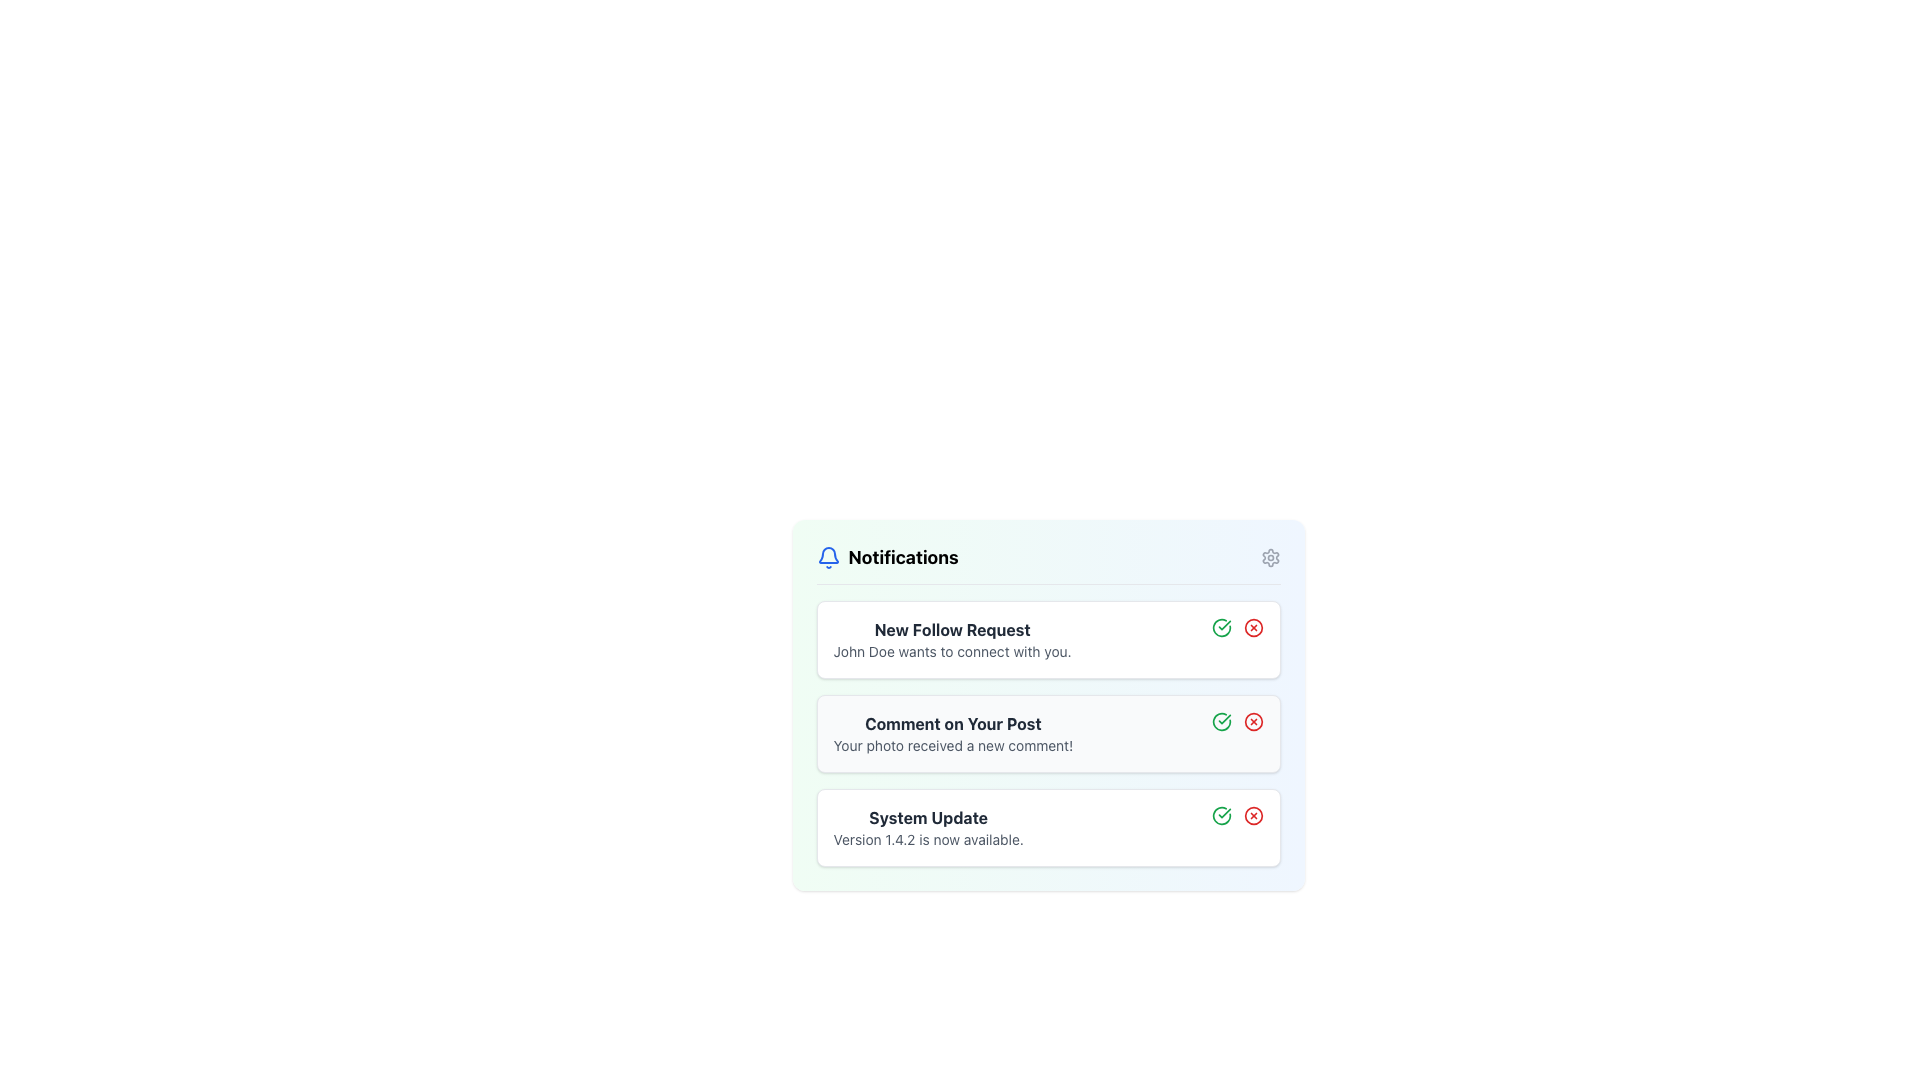  I want to click on the title text label of the notification card indicating 'System Update', located in the lower part of the card, which is the first element followed by a smaller font text, and is the third card in a vertically stacked list, so click(927, 817).